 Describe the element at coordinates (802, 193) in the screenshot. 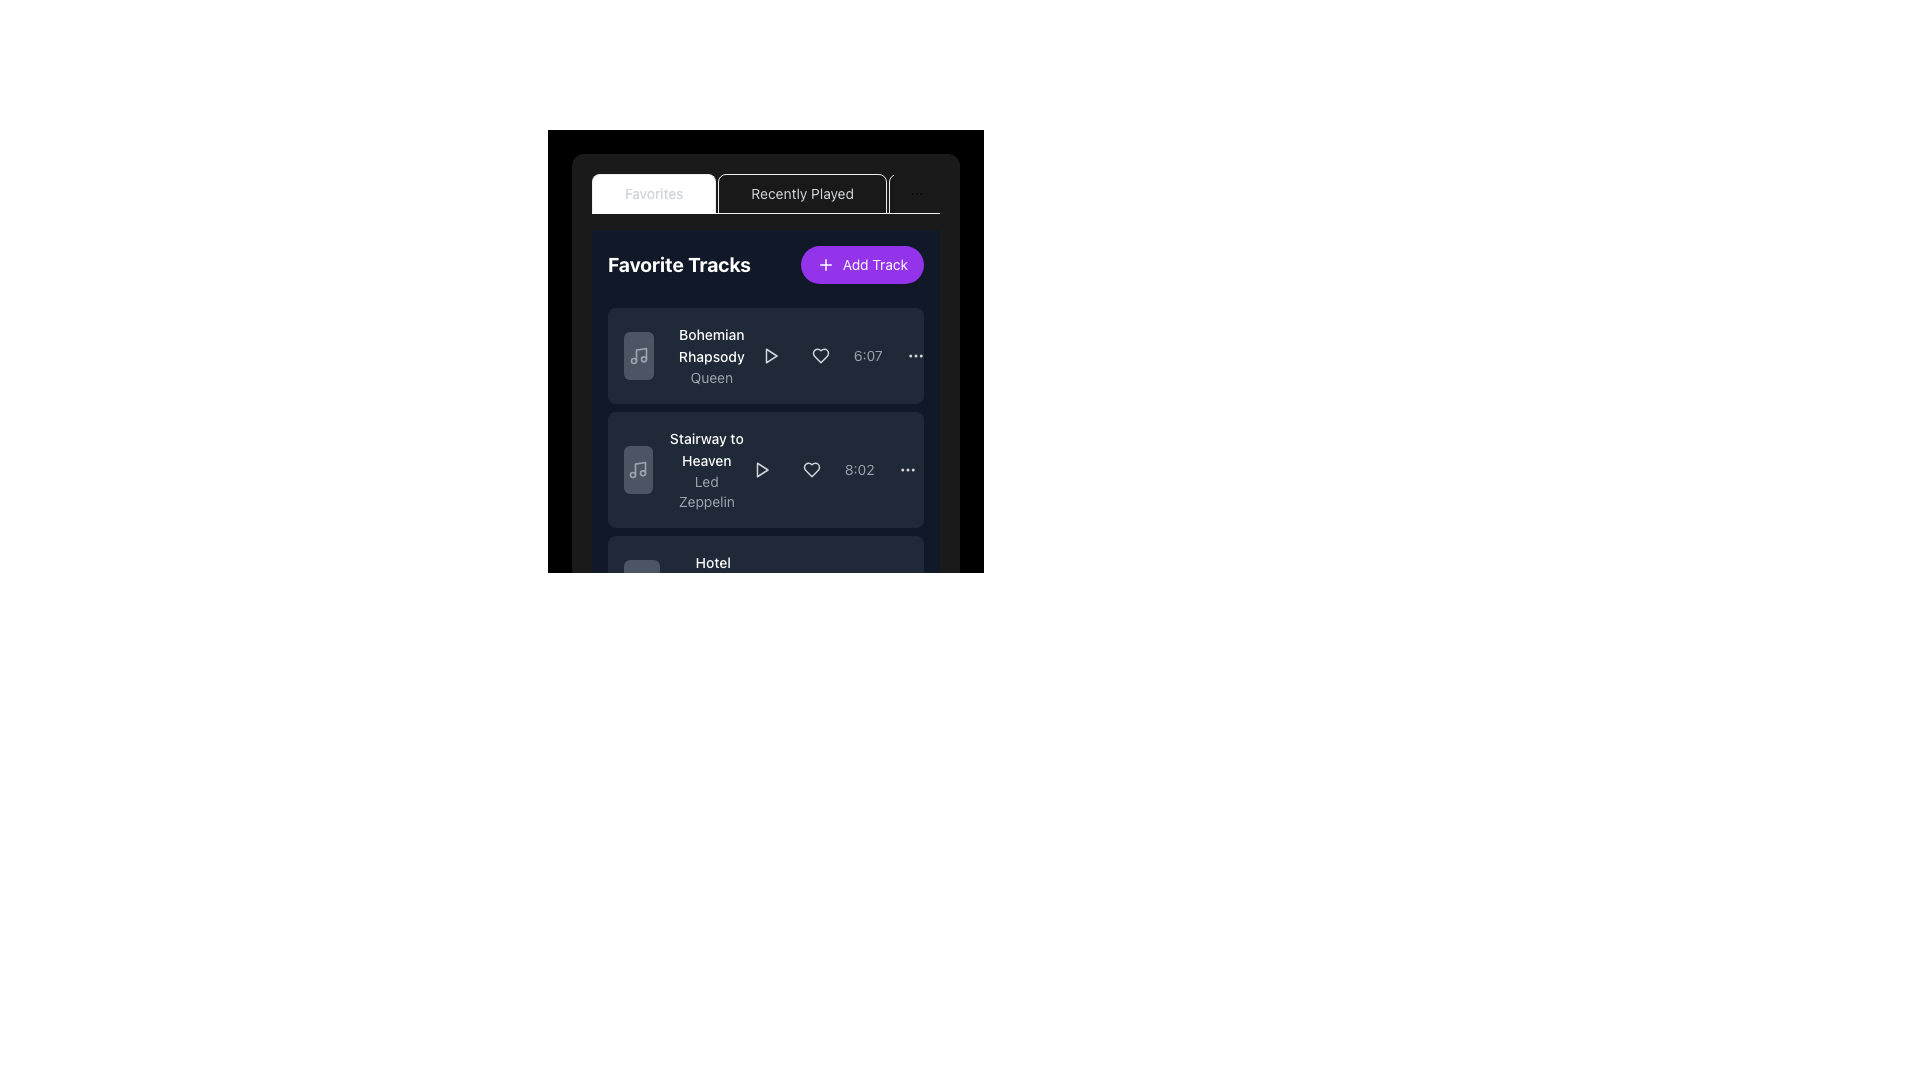

I see `the 'Recently Played' navigation tab located next to the 'Favorites' tab in the horizontal tab navigation bar` at that location.